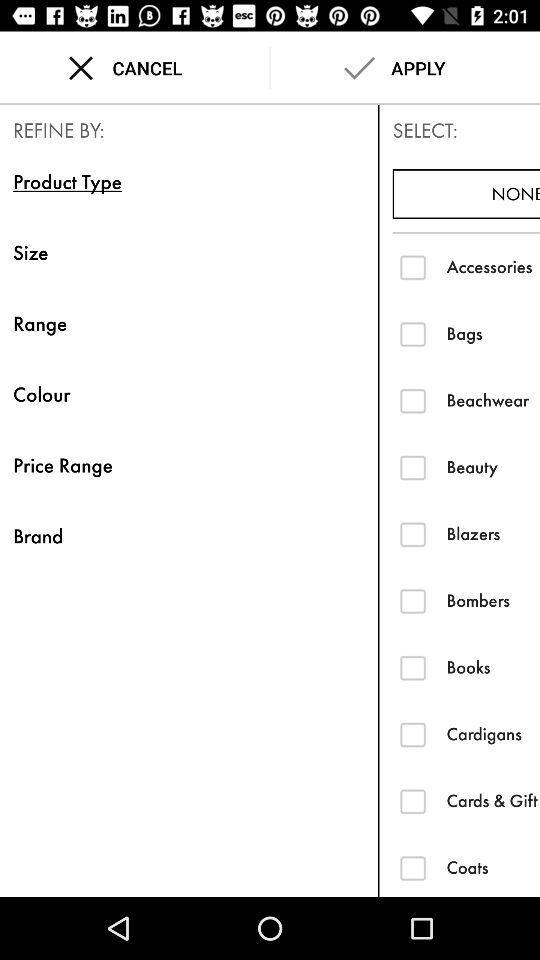 Image resolution: width=540 pixels, height=960 pixels. What do you see at coordinates (412, 266) in the screenshot?
I see `item` at bounding box center [412, 266].